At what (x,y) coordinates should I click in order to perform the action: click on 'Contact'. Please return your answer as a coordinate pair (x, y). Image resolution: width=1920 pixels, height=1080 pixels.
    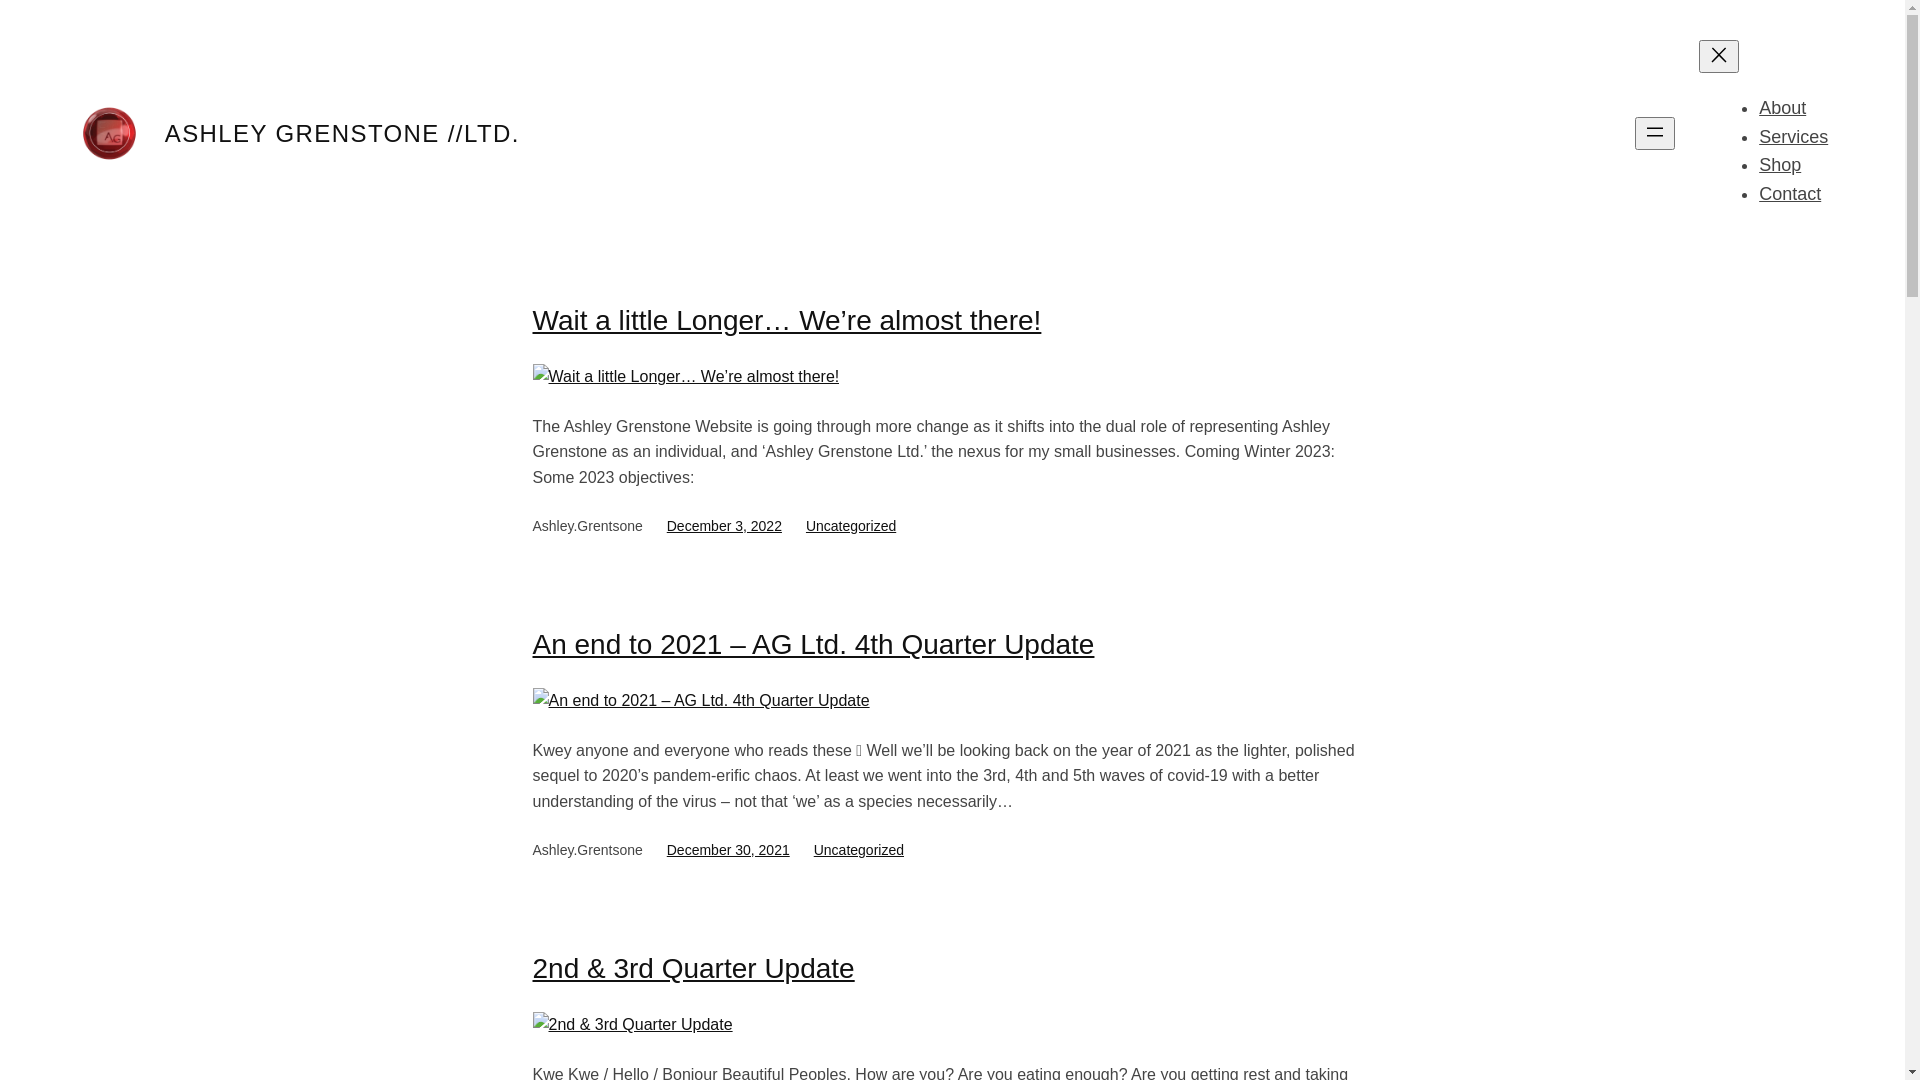
    Looking at the image, I should click on (1790, 193).